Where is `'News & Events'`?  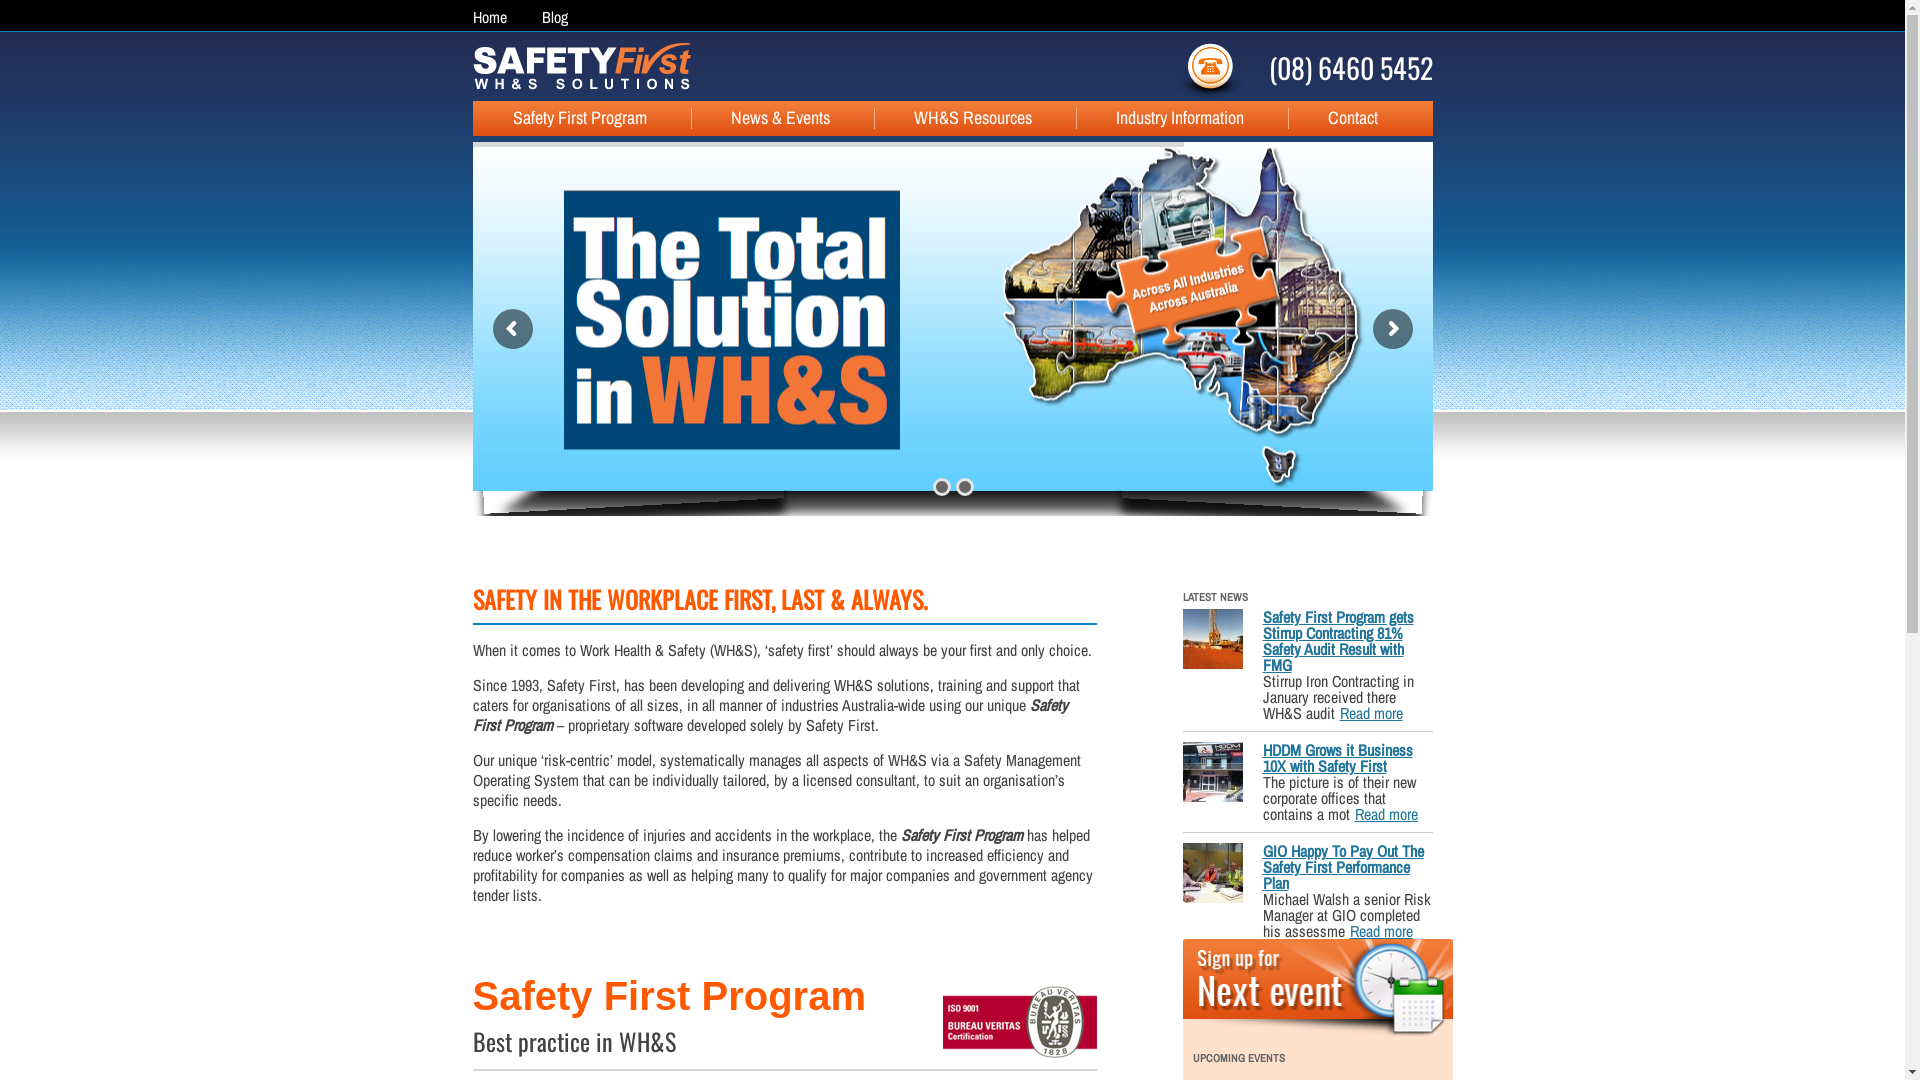
'News & Events' is located at coordinates (758, 118).